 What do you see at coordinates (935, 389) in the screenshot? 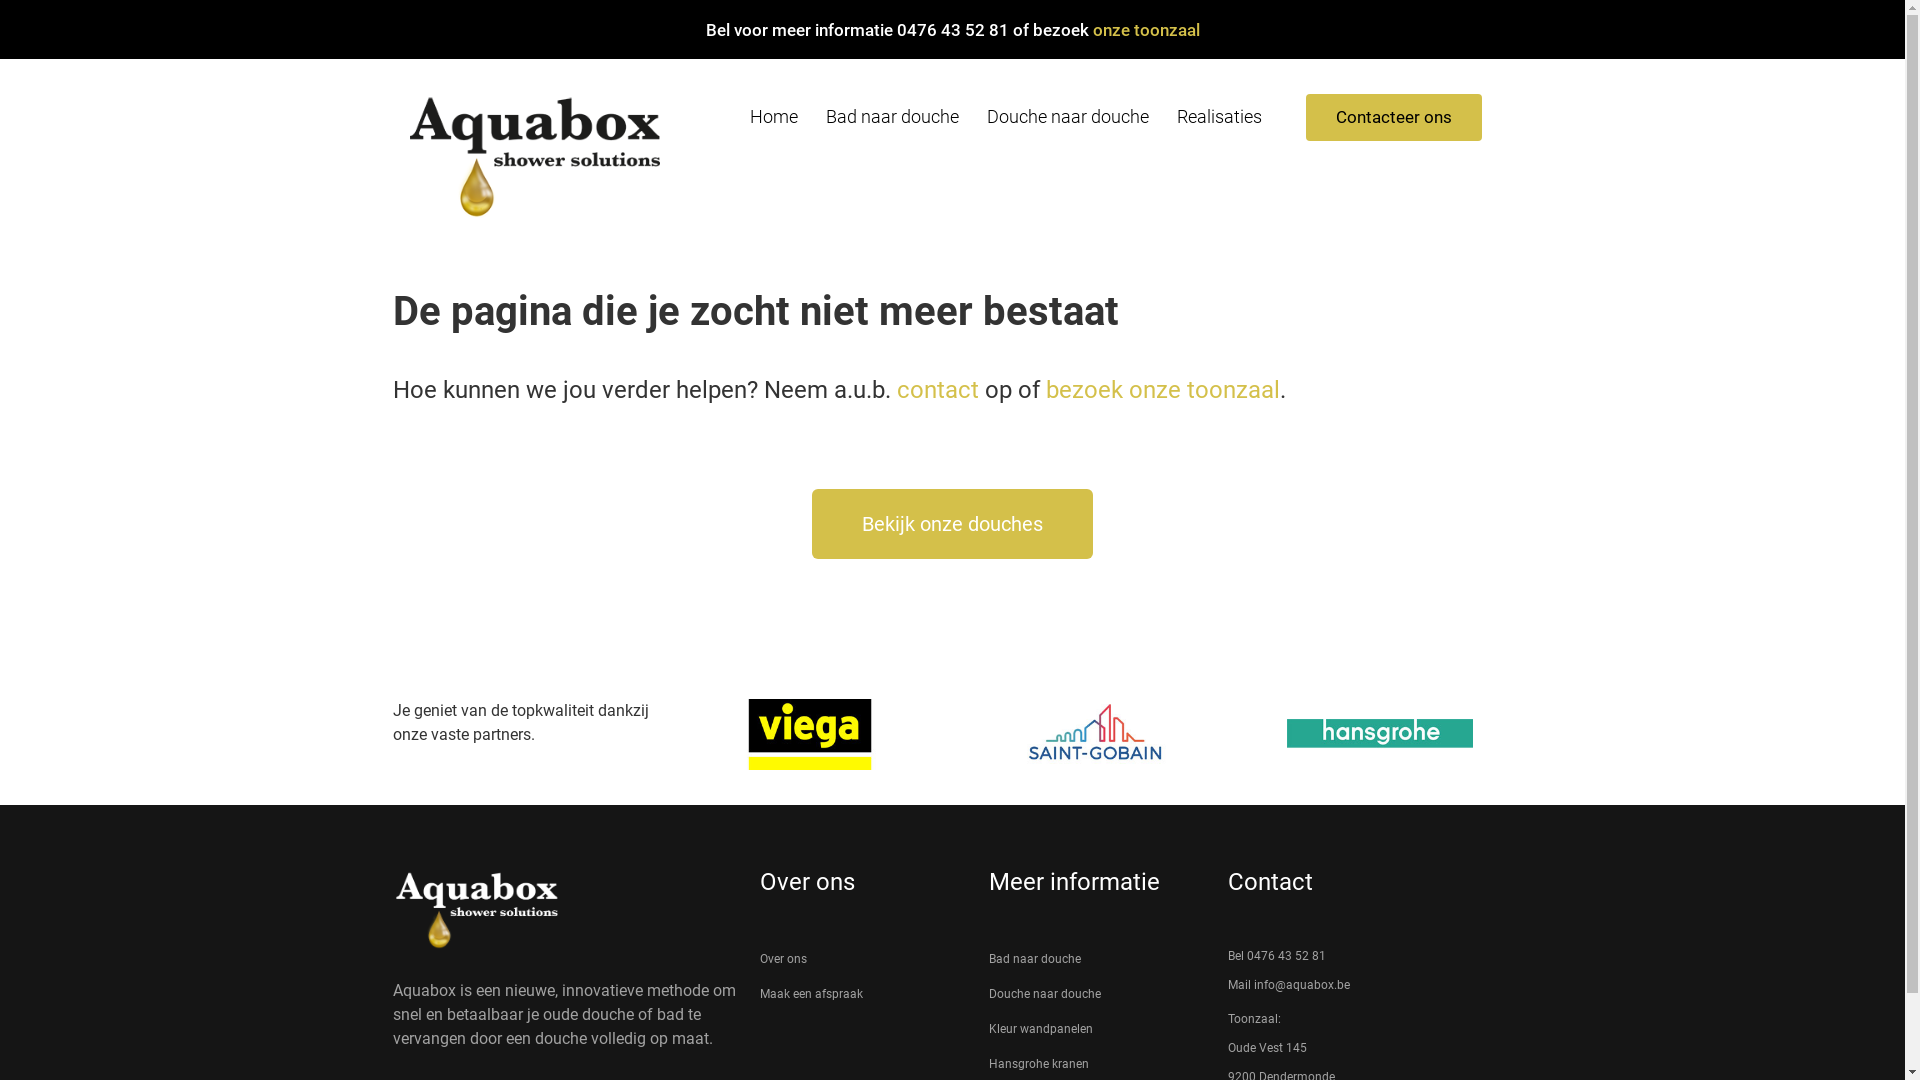
I see `'contact'` at bounding box center [935, 389].